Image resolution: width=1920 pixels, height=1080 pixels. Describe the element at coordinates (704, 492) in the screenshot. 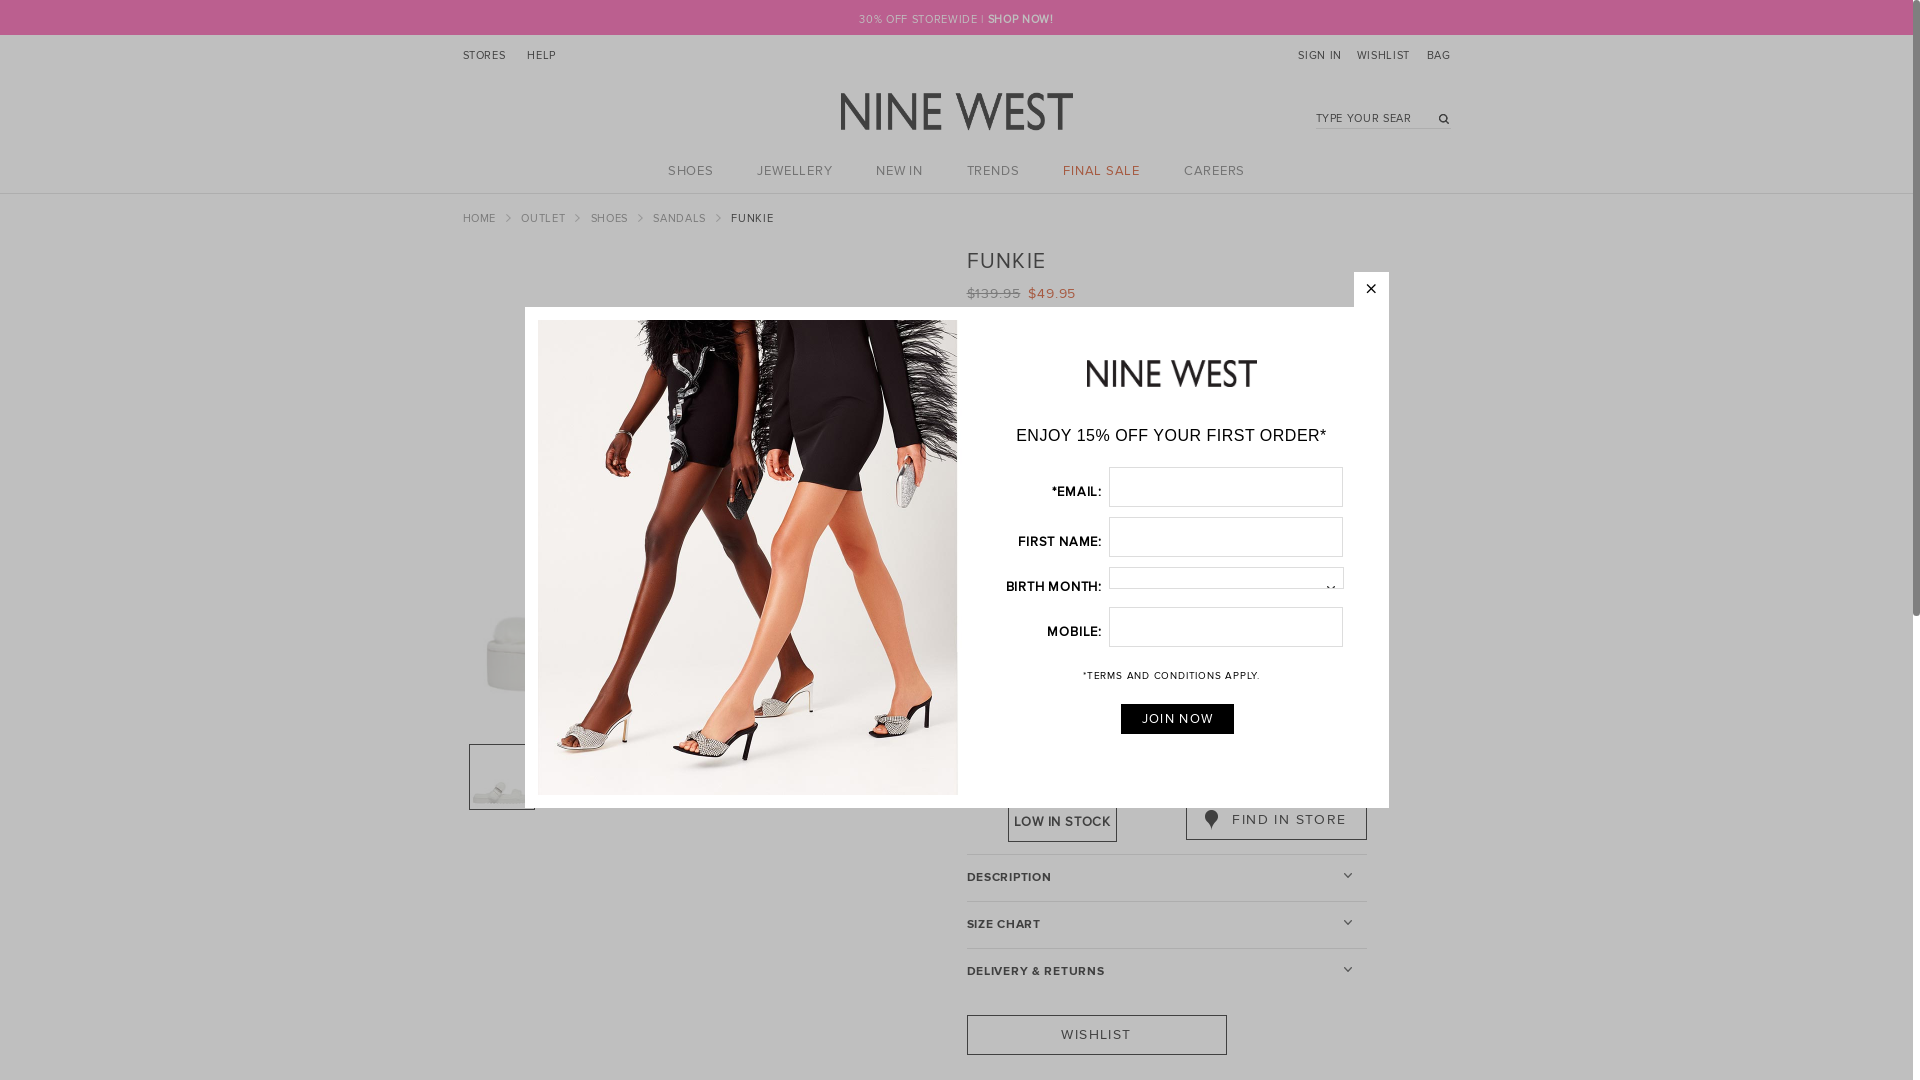

I see `'Hover to zoom'` at that location.